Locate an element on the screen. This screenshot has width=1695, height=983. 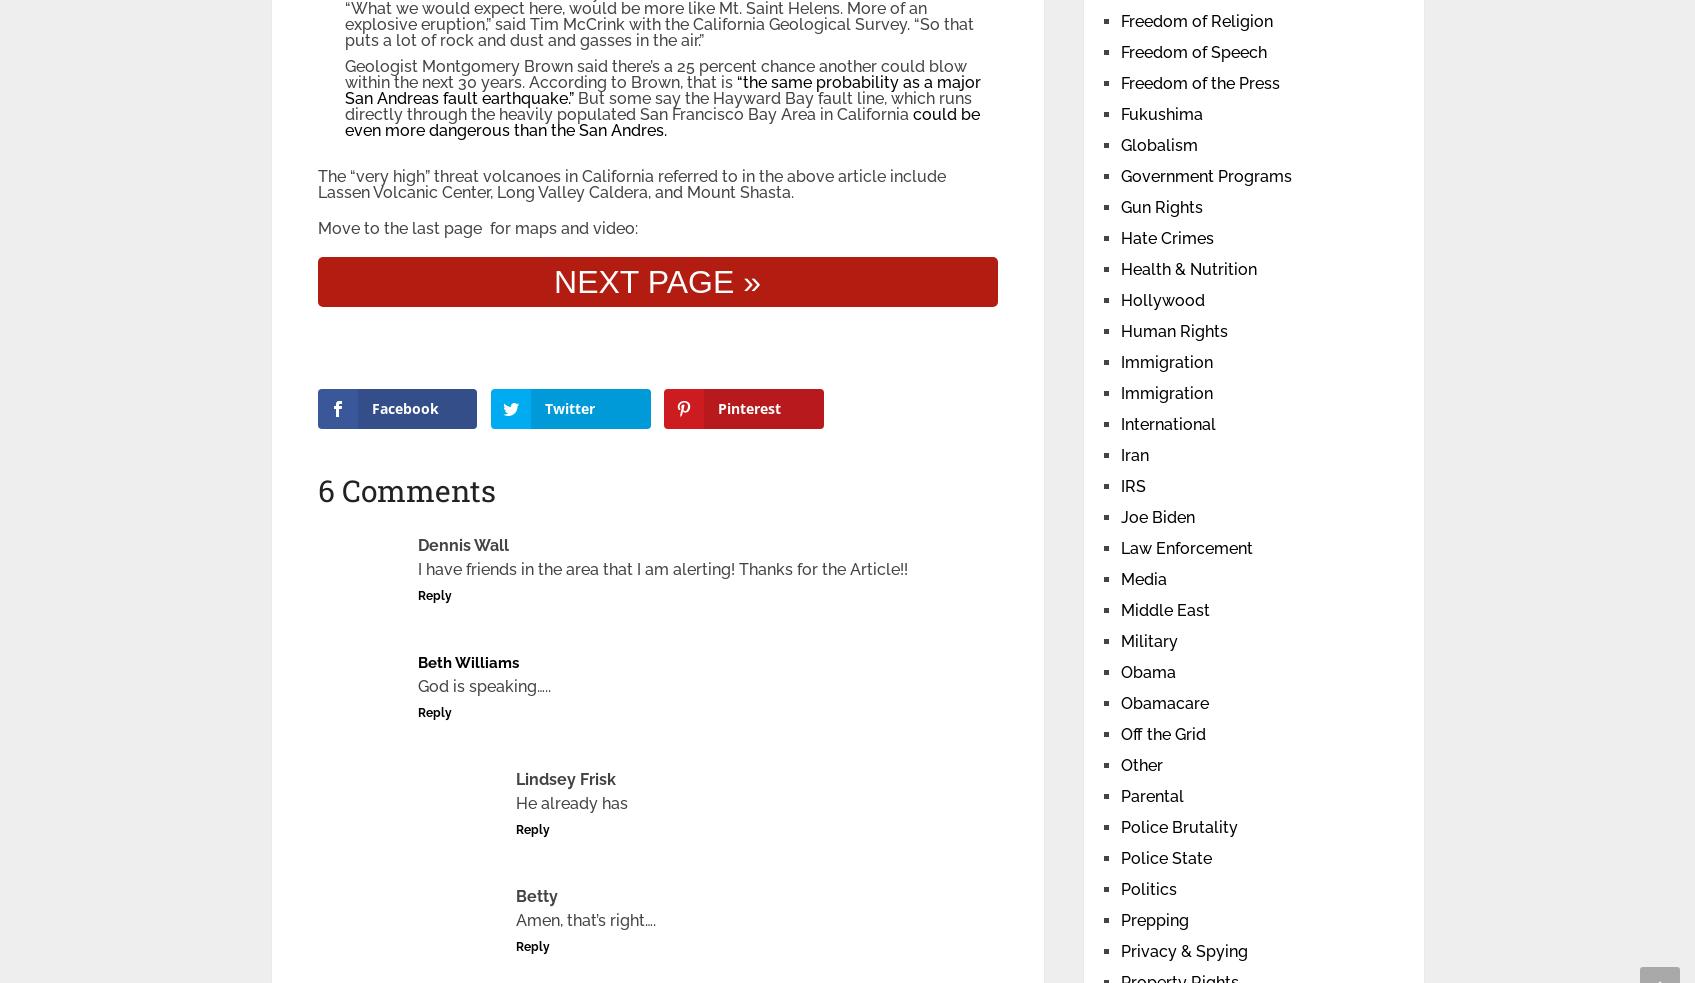
'NEXT PAGE »' is located at coordinates (656, 282).